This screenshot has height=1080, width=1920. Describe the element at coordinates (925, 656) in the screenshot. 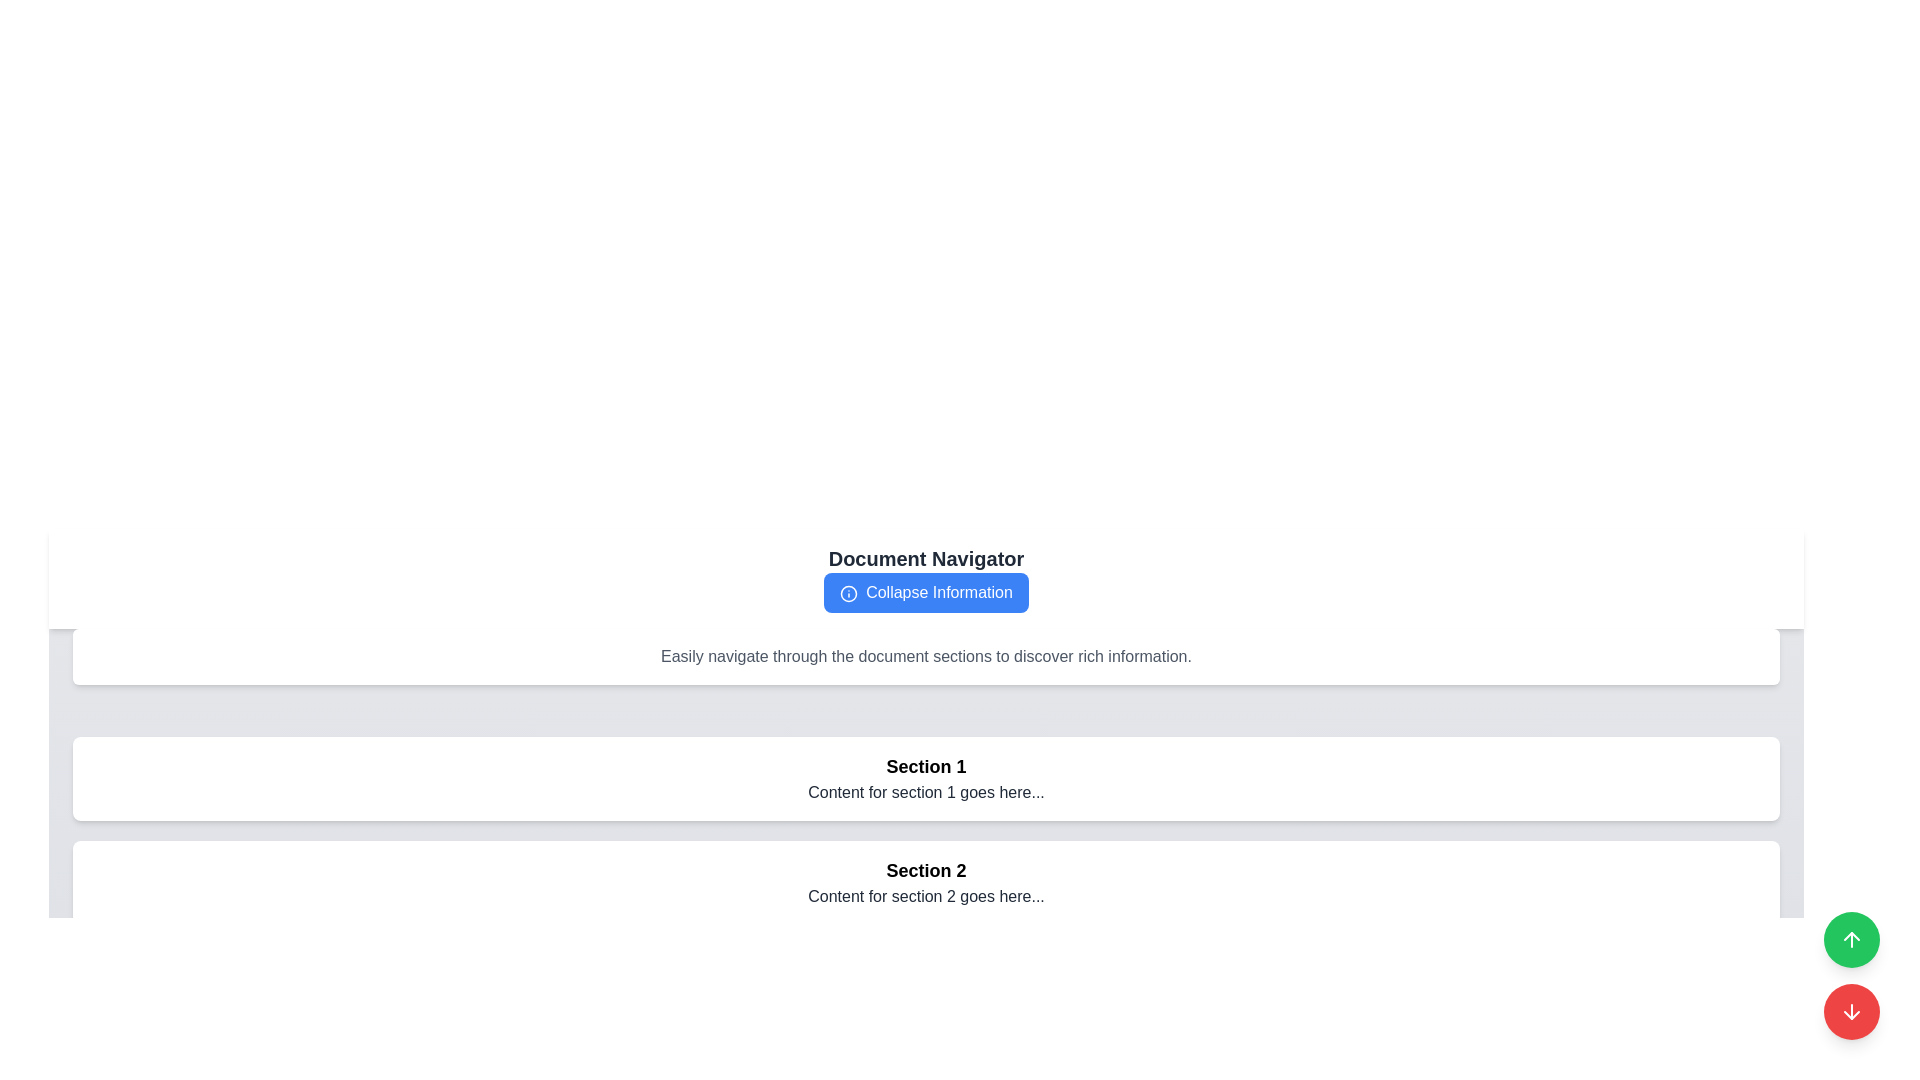

I see `the text display element that shows the message 'Easily navigate through the document sections to discover rich information.' which is located underneath the 'Document Navigator' heading` at that location.